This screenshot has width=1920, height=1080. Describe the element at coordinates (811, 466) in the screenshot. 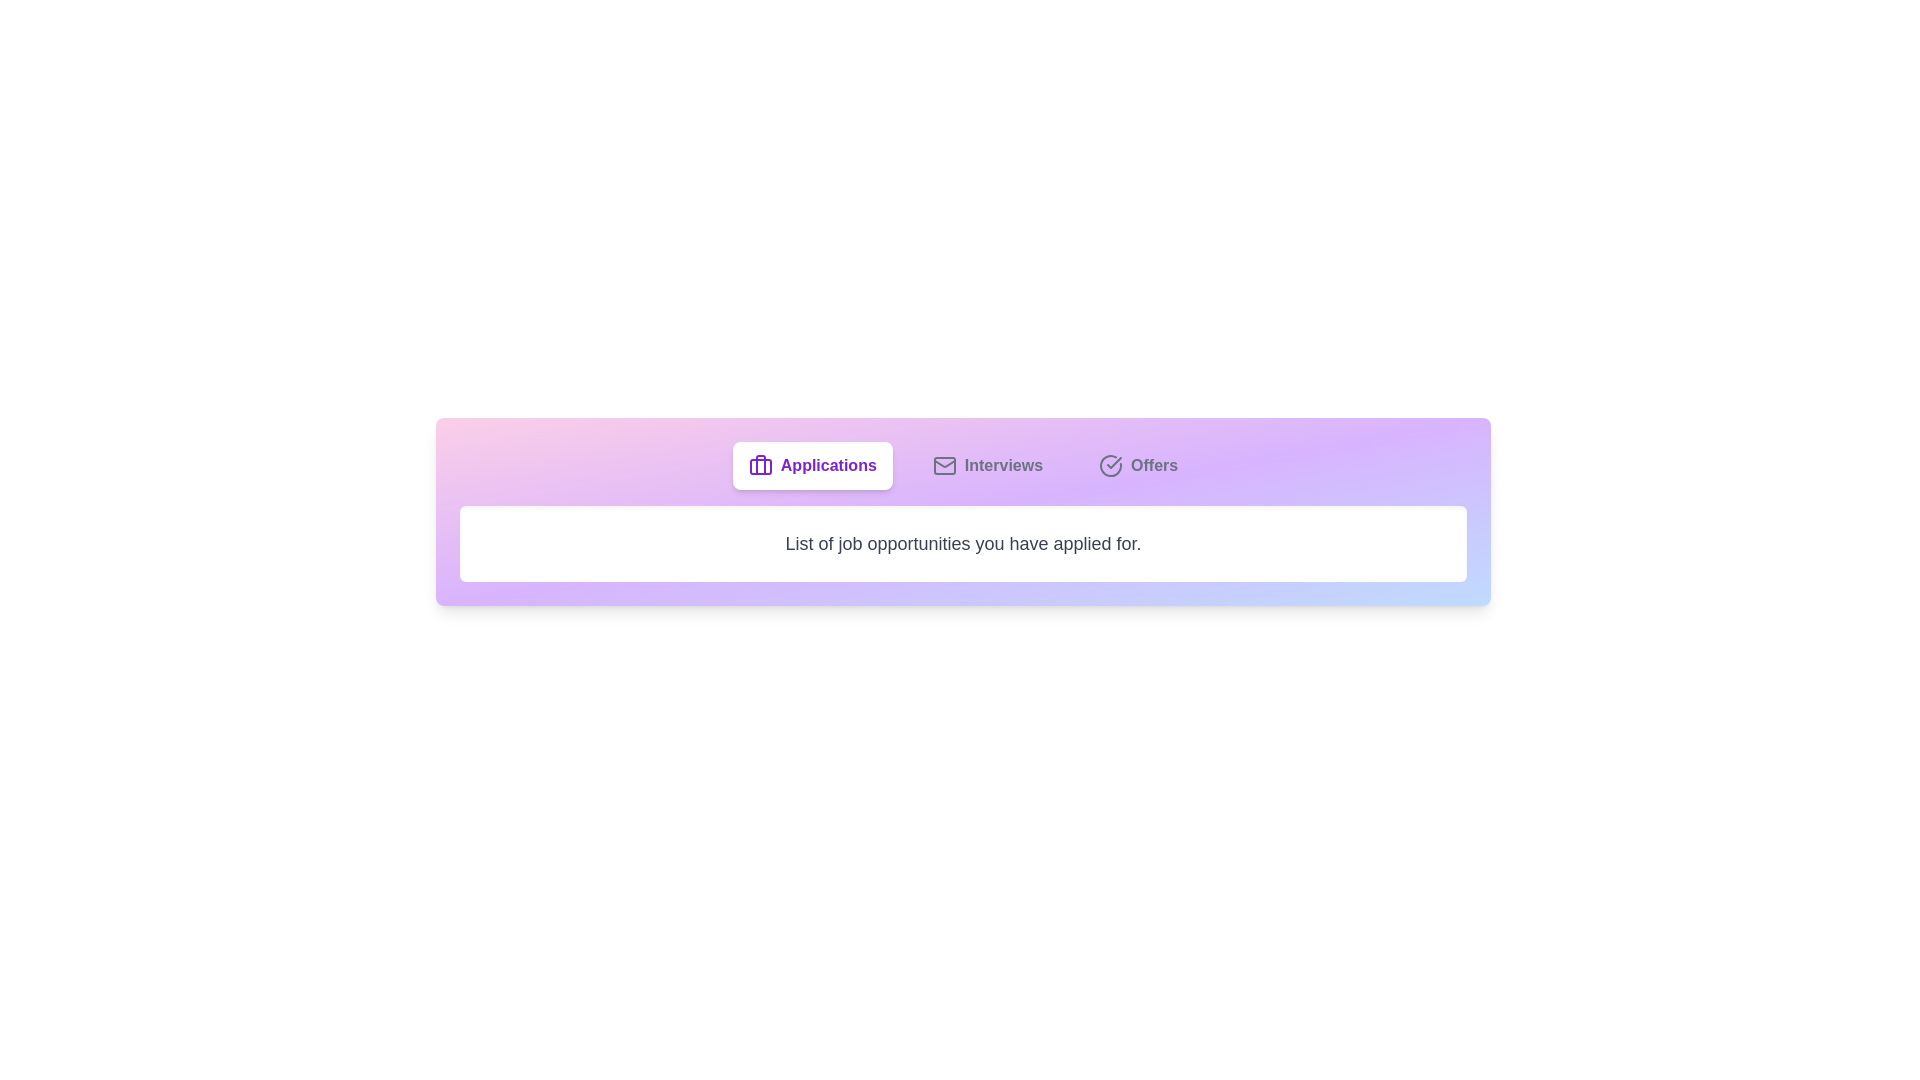

I see `the tab labeled Applications to switch to its content` at that location.